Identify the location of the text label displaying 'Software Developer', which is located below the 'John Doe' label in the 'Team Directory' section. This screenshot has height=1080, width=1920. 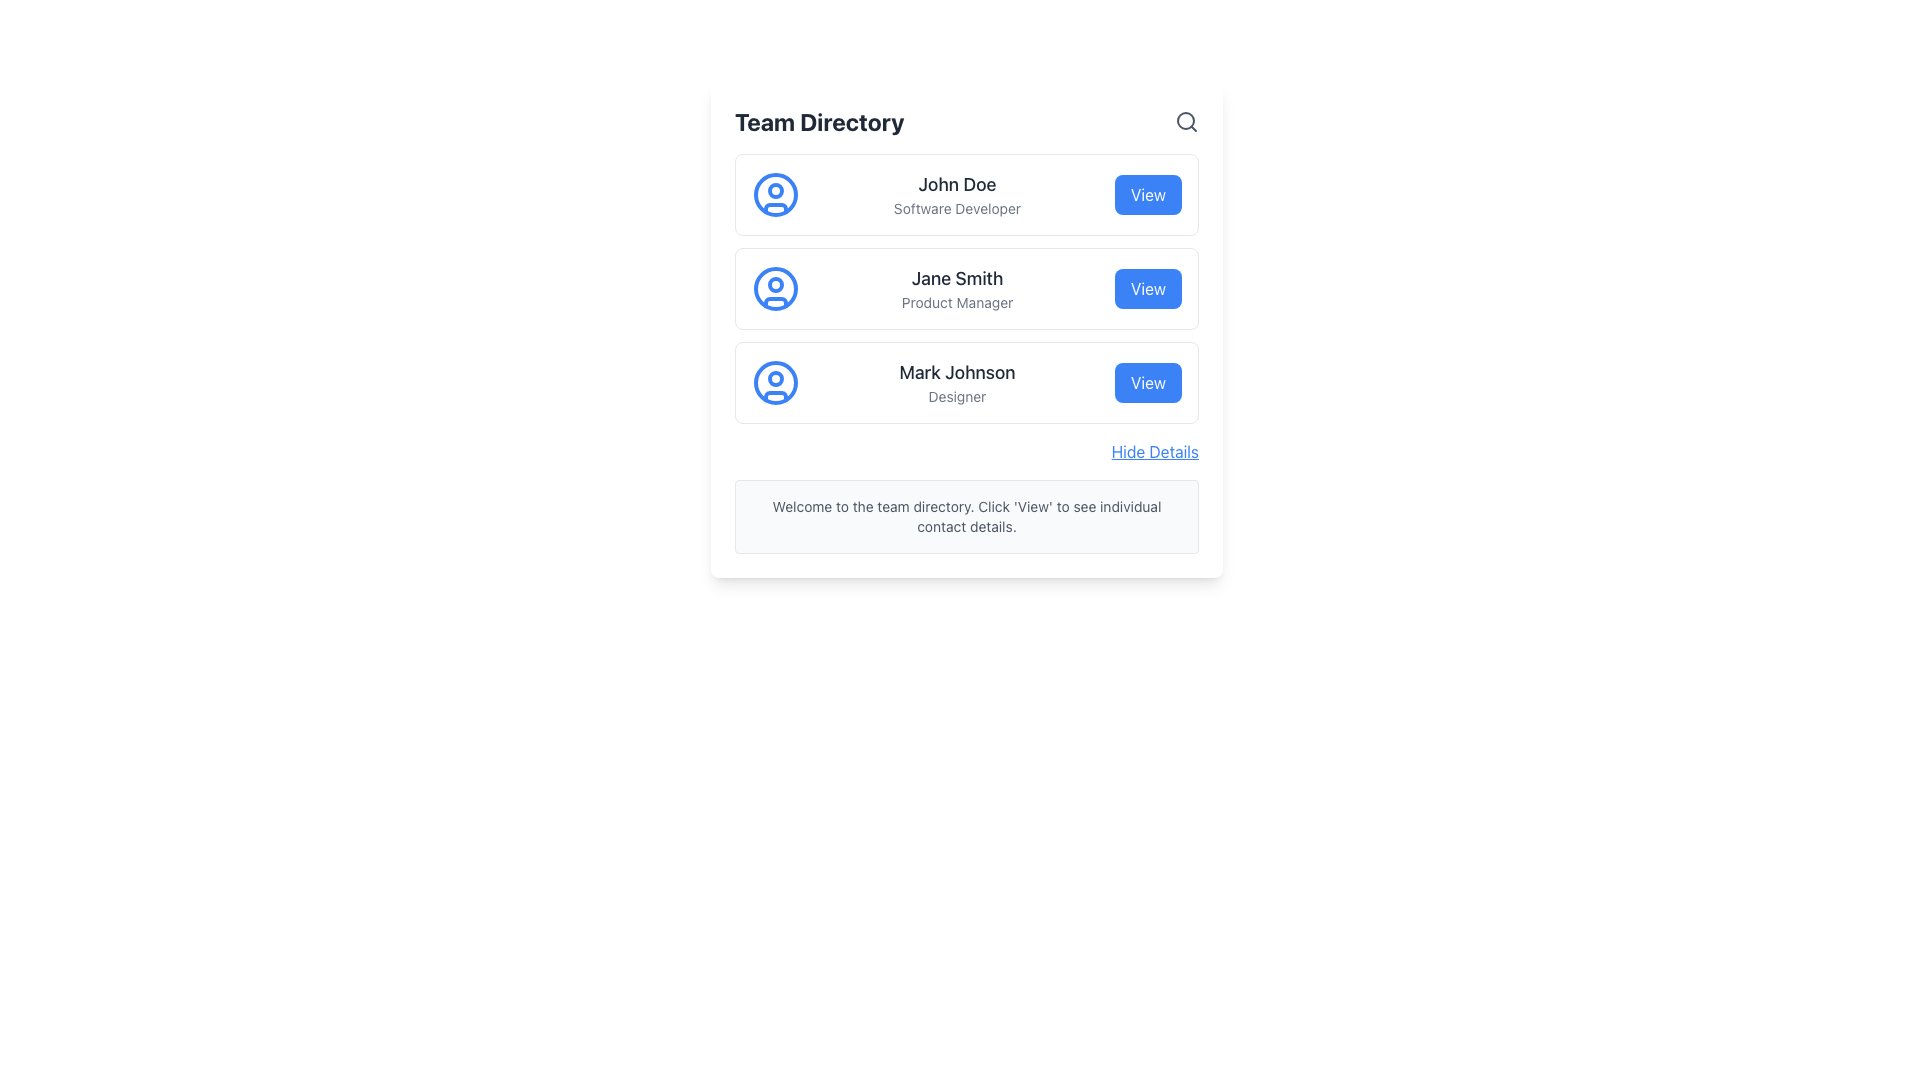
(956, 208).